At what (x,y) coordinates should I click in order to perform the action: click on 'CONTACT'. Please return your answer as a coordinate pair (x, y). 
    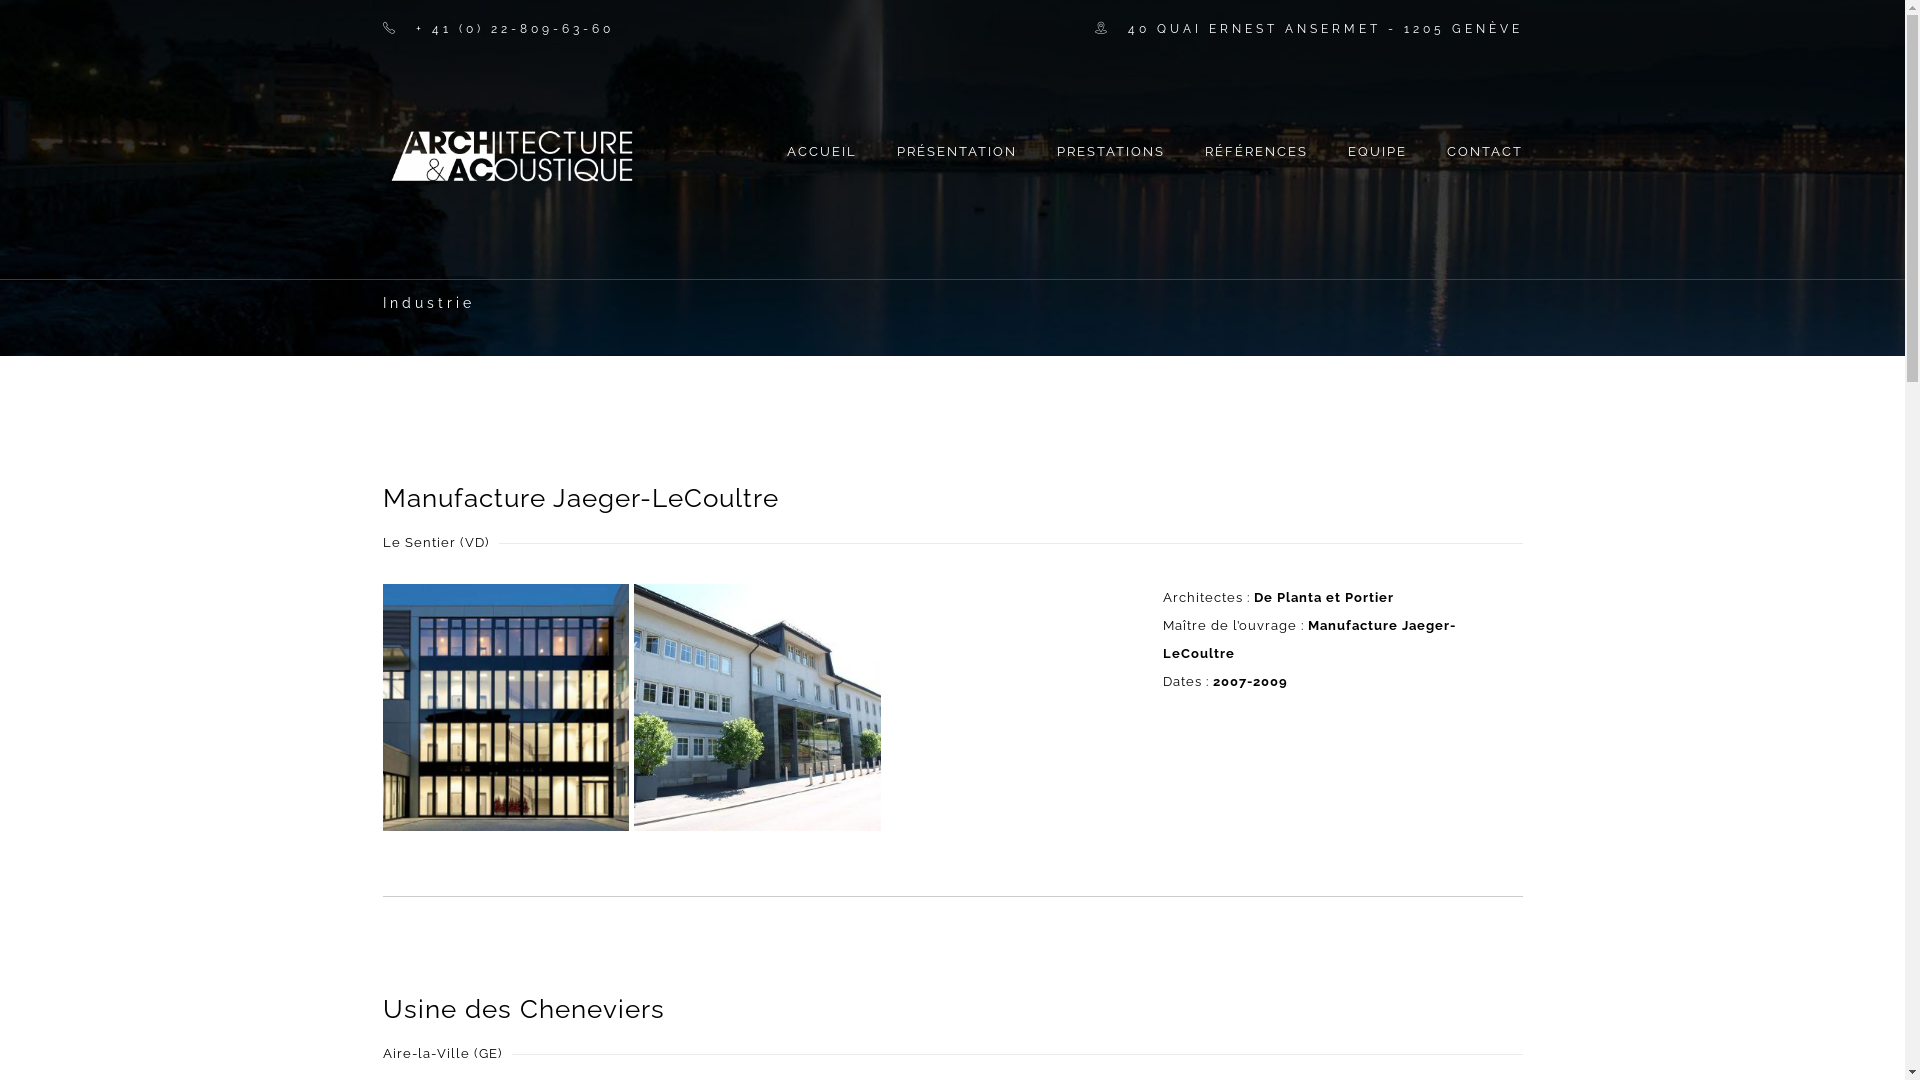
    Looking at the image, I should click on (1473, 140).